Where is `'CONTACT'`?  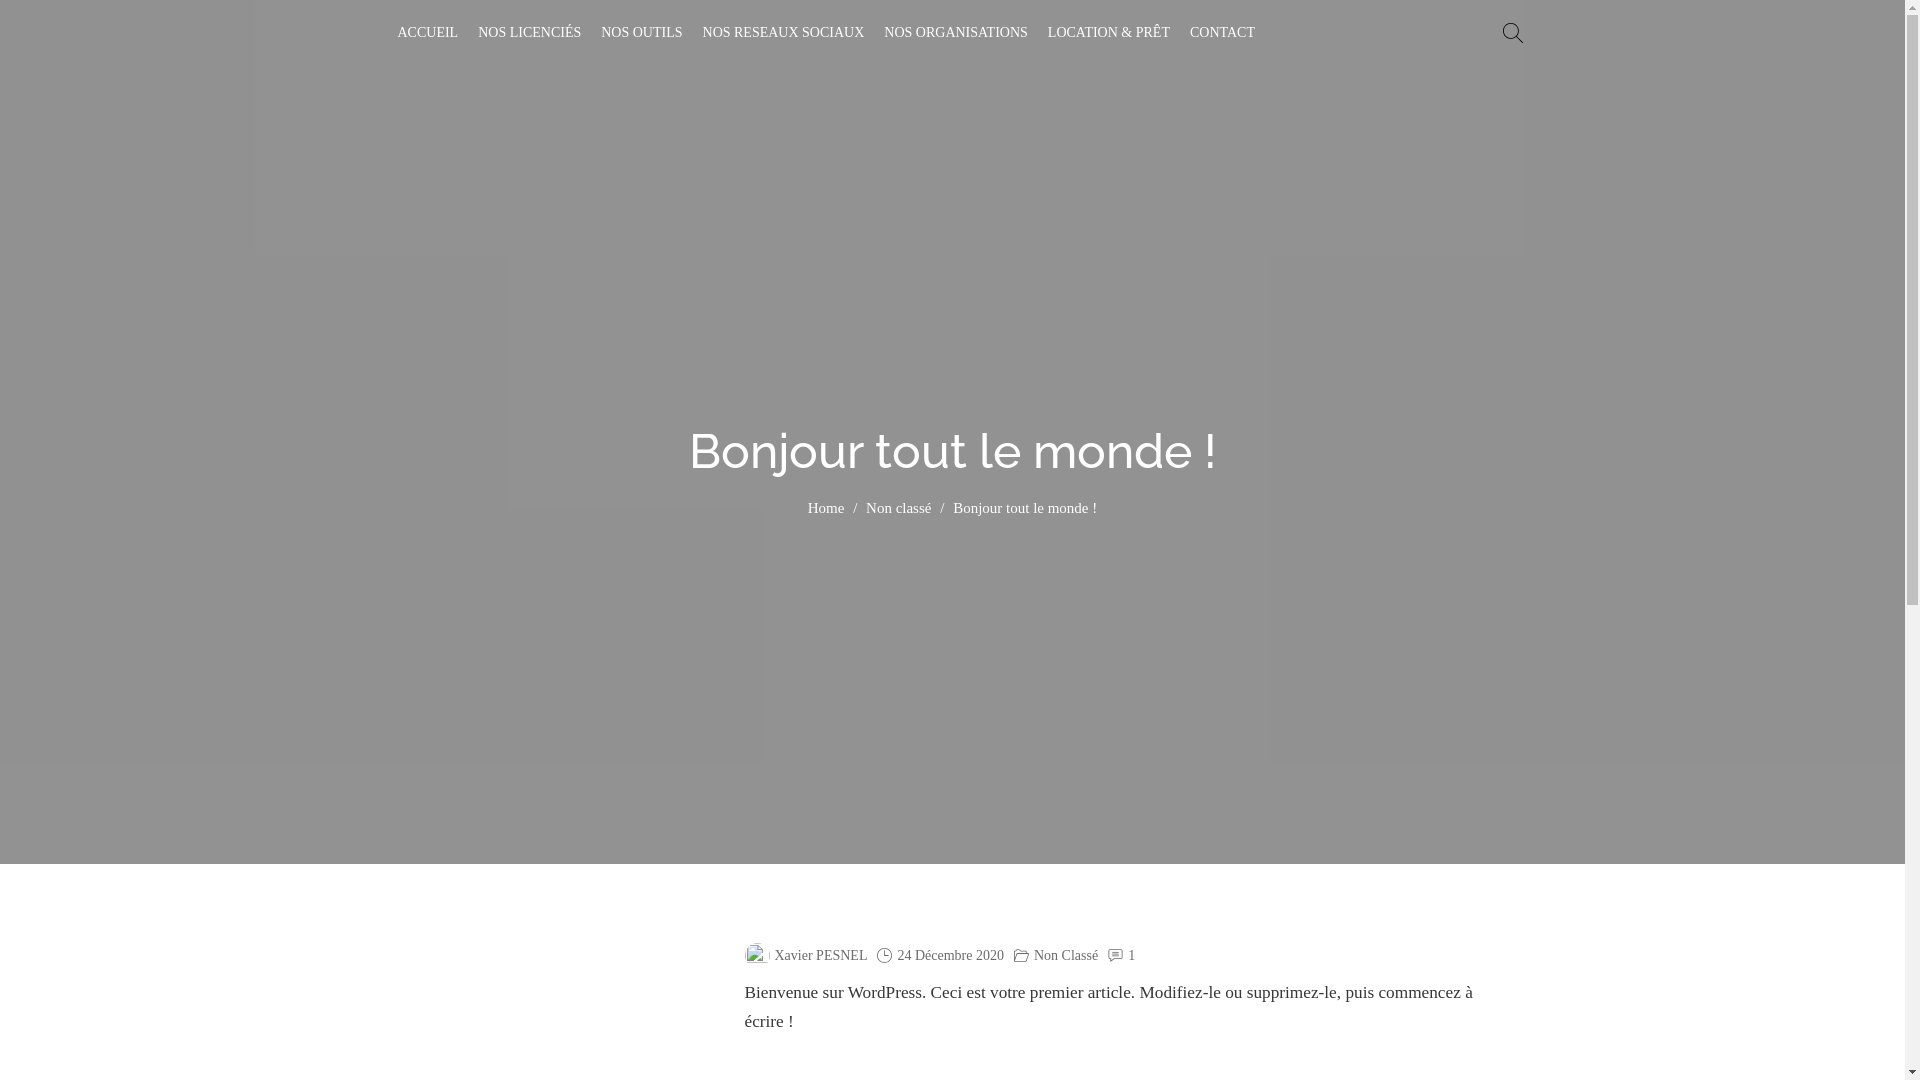 'CONTACT' is located at coordinates (1221, 33).